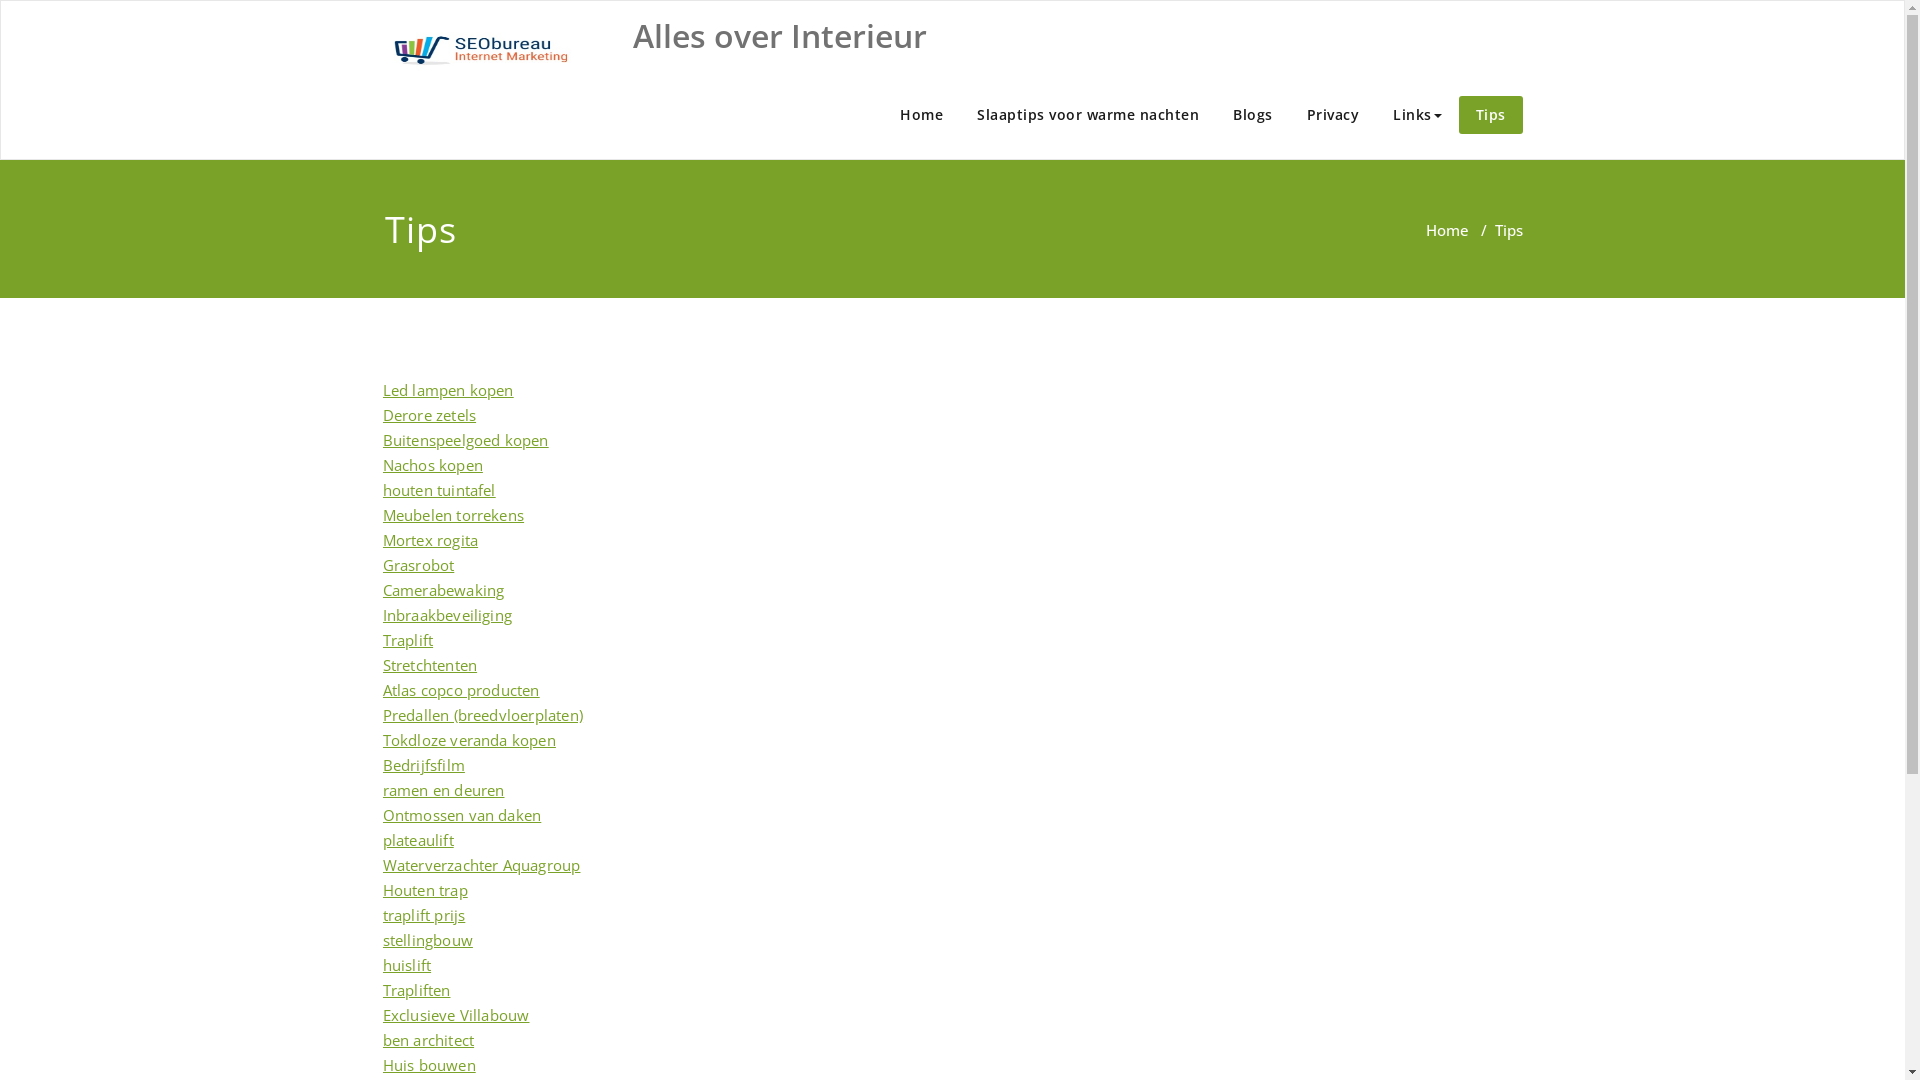 The image size is (1920, 1080). I want to click on 'ramen en deuren', so click(441, 789).